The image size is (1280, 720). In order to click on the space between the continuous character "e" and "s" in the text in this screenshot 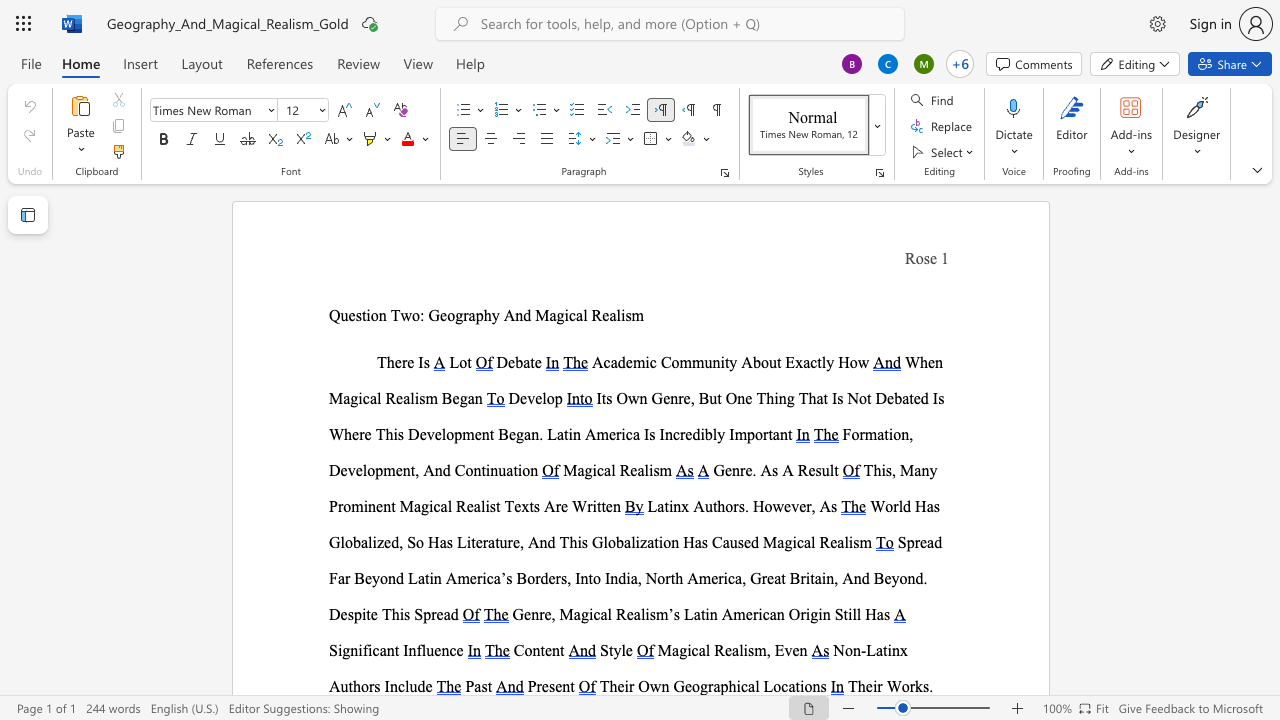, I will do `click(355, 315)`.